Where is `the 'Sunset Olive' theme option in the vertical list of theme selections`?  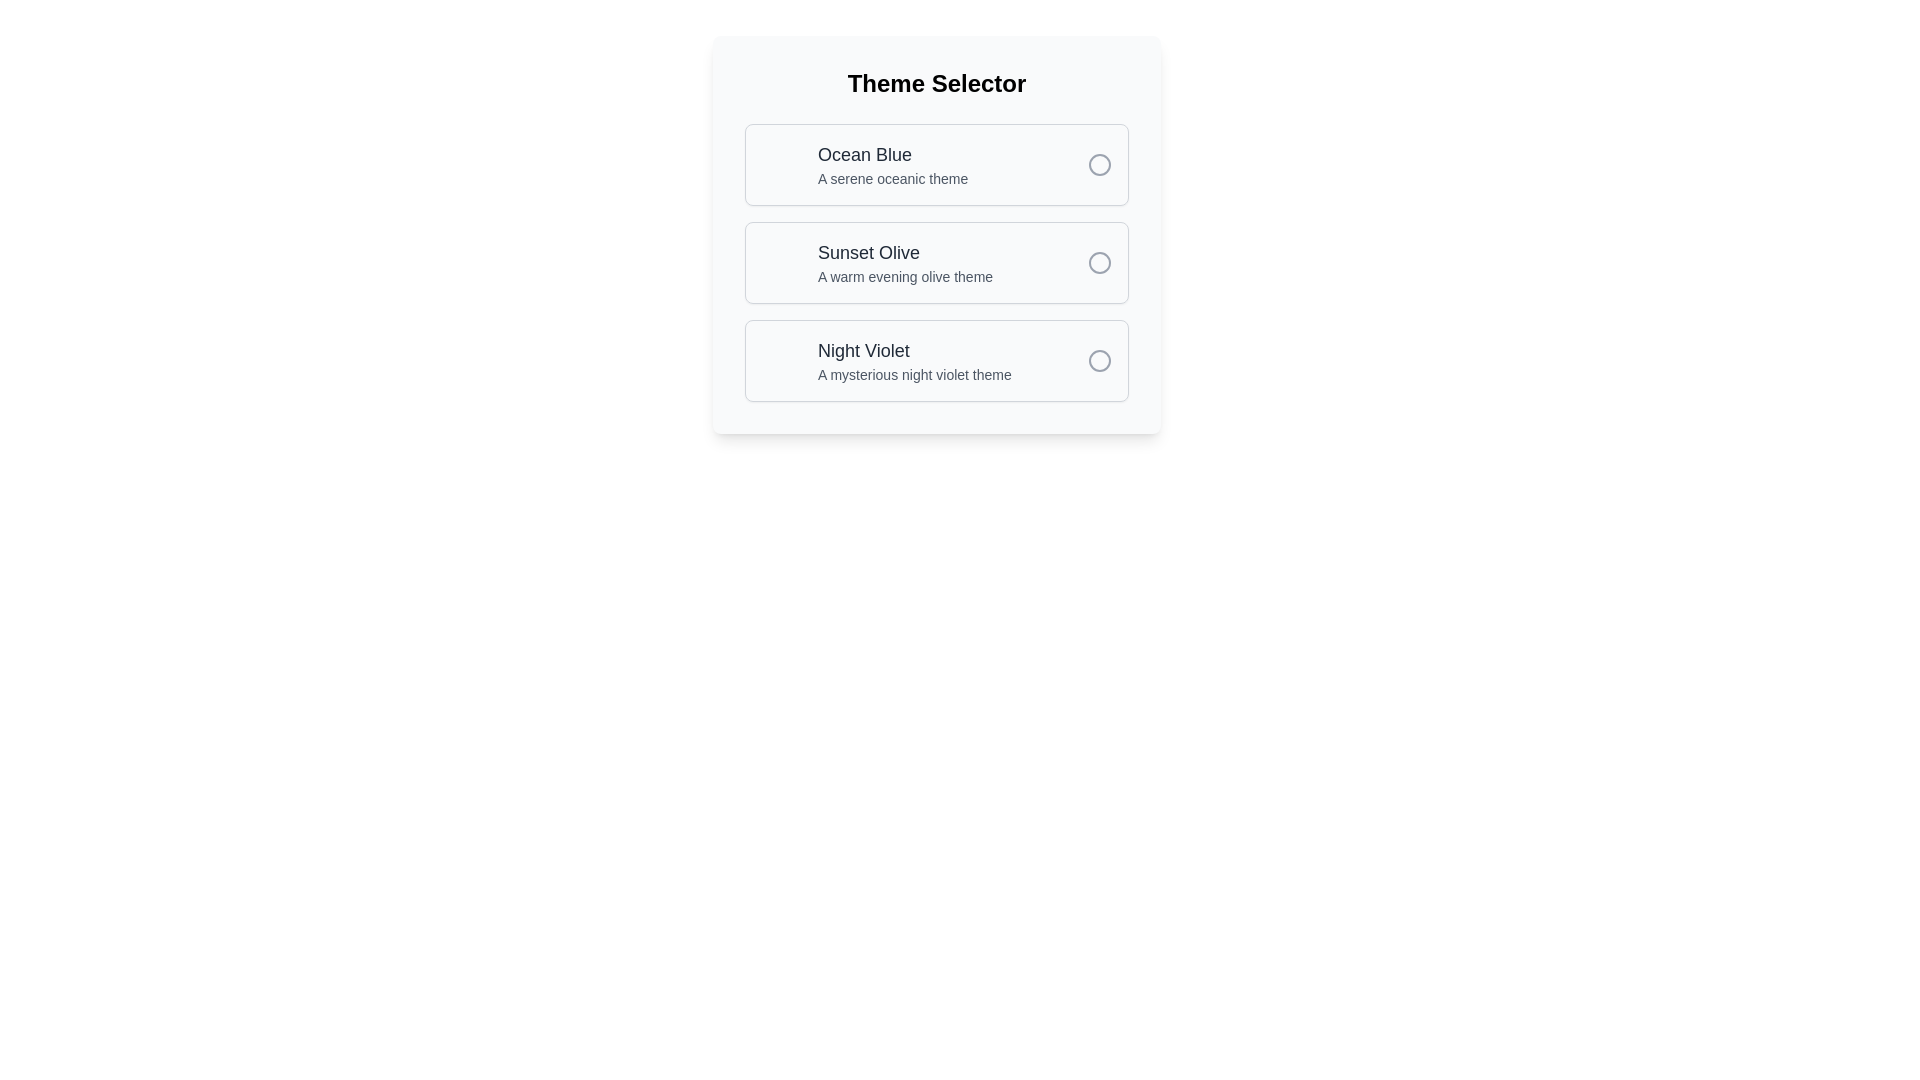 the 'Sunset Olive' theme option in the vertical list of theme selections is located at coordinates (935, 234).